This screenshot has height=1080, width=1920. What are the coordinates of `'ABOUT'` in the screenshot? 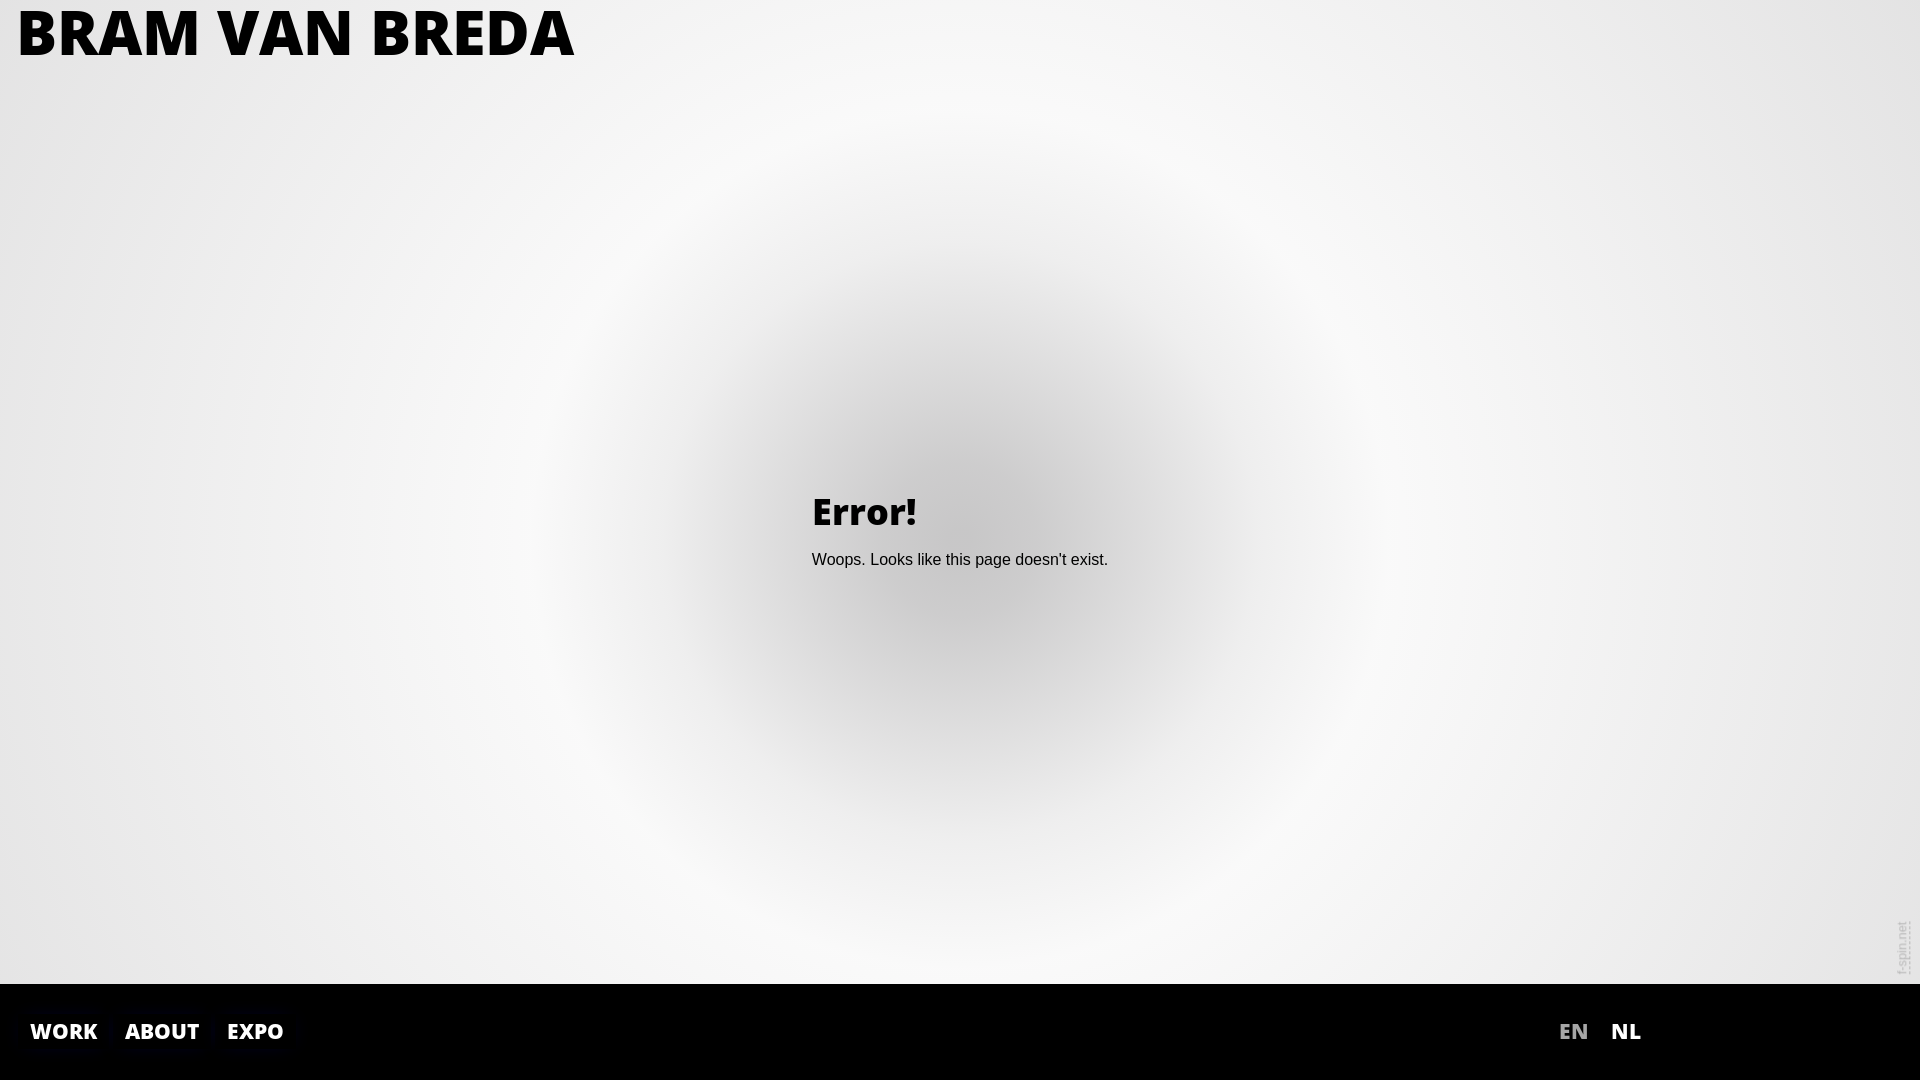 It's located at (162, 1031).